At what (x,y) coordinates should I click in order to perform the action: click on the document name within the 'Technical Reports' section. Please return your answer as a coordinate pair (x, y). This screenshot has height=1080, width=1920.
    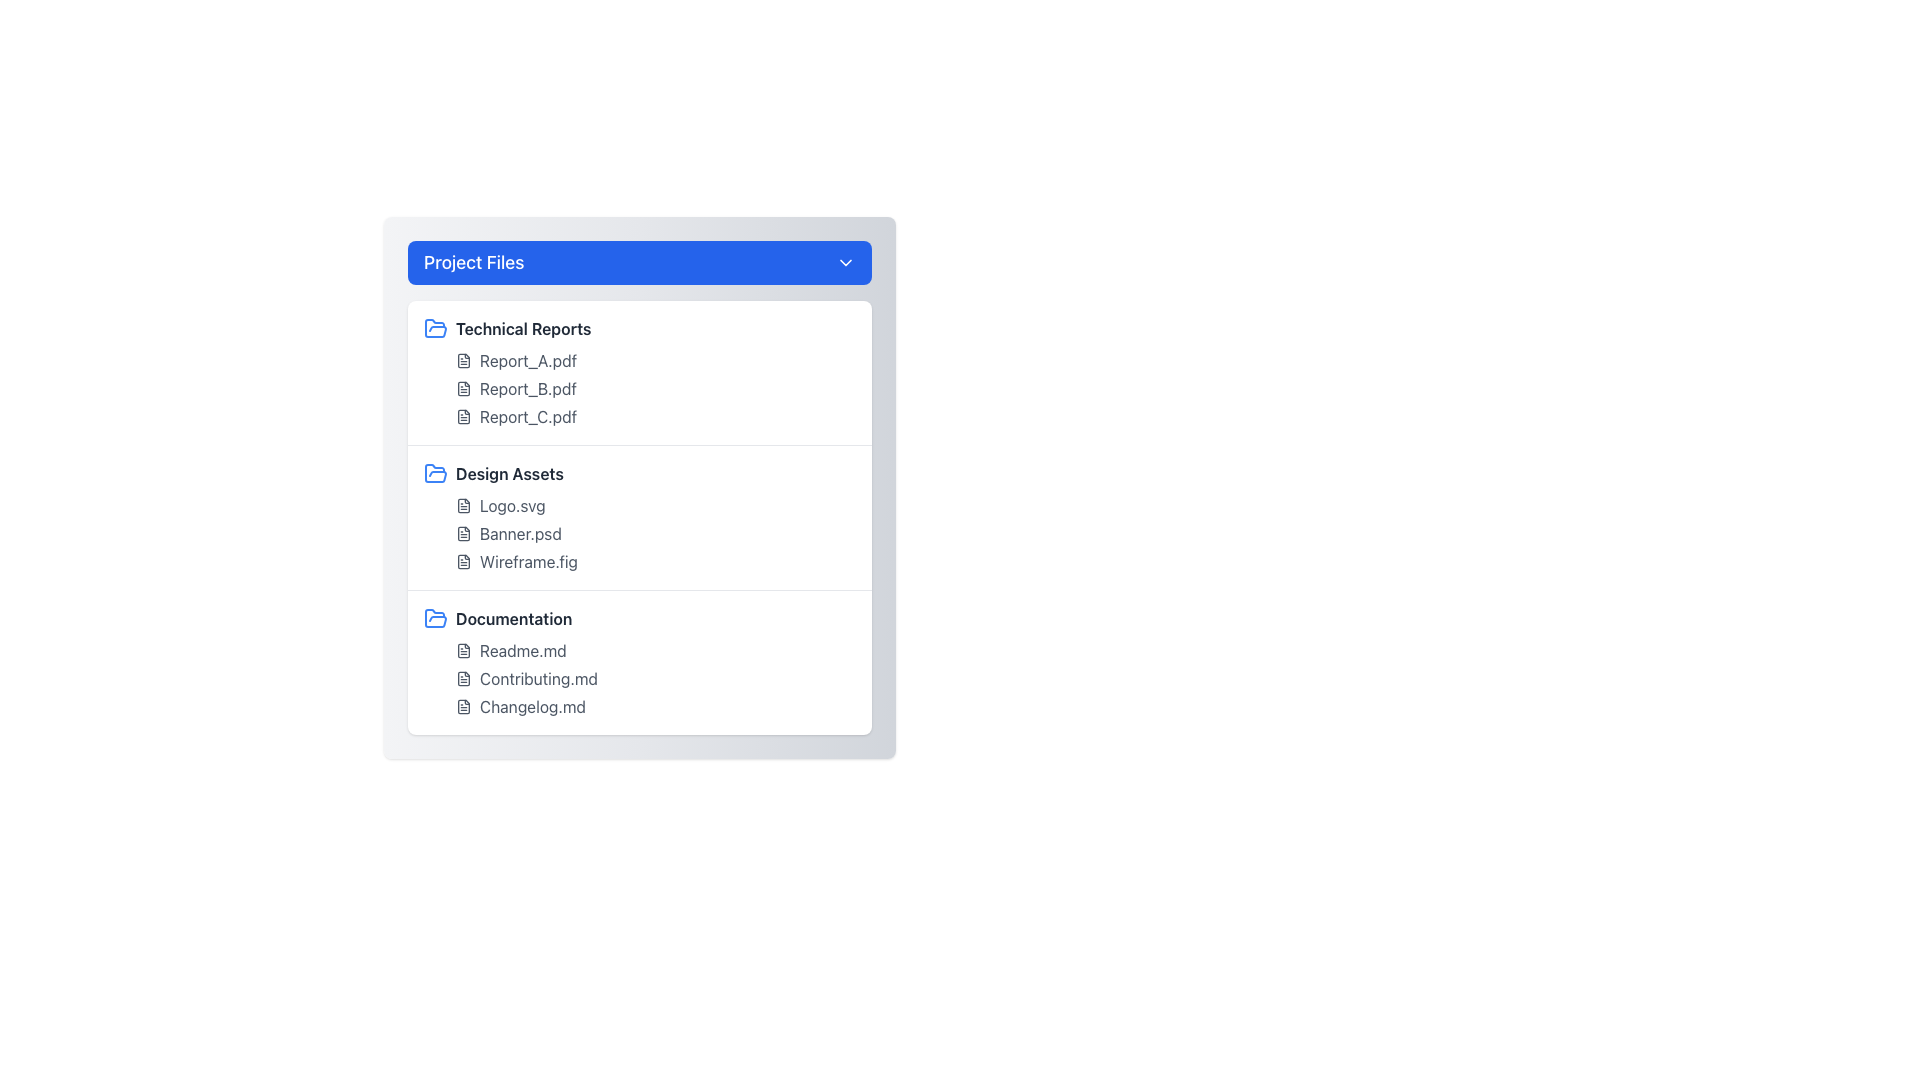
    Looking at the image, I should click on (638, 373).